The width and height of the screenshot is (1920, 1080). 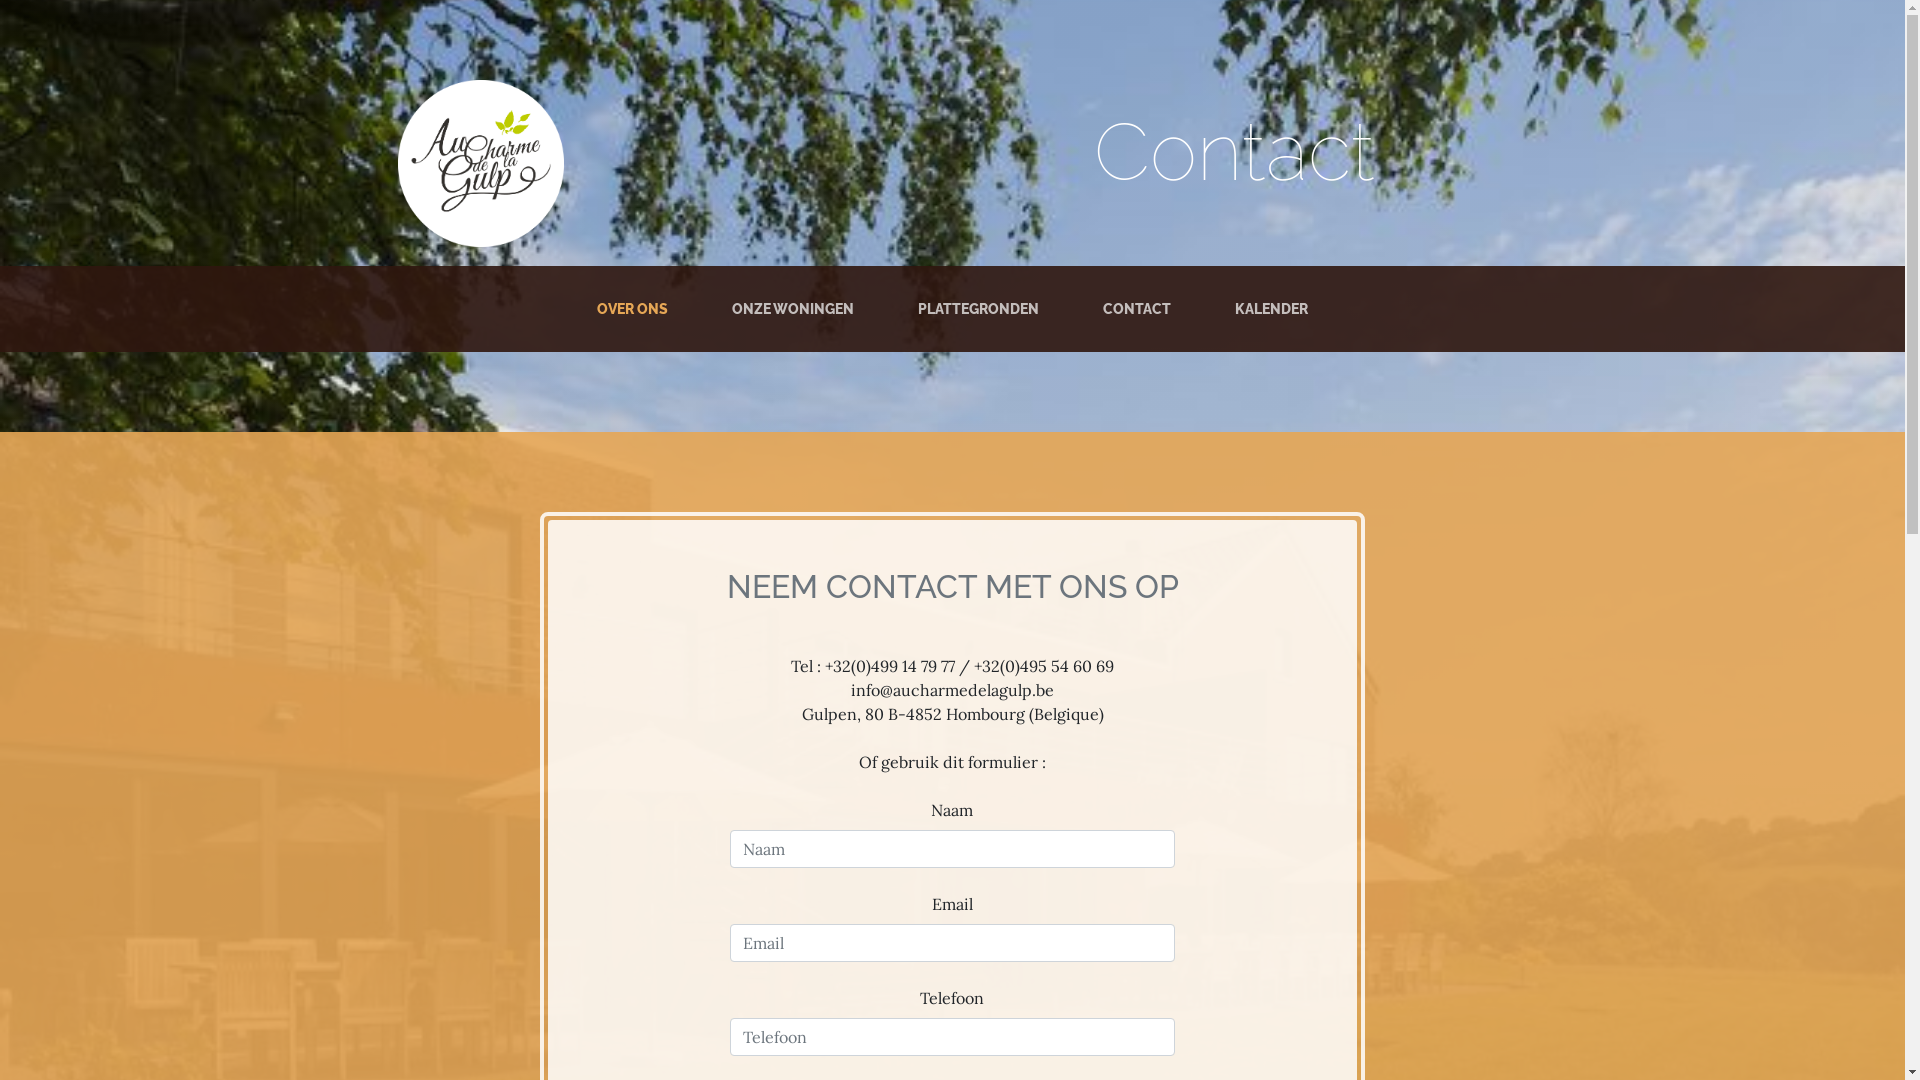 I want to click on 'KALENDER', so click(x=1270, y=308).